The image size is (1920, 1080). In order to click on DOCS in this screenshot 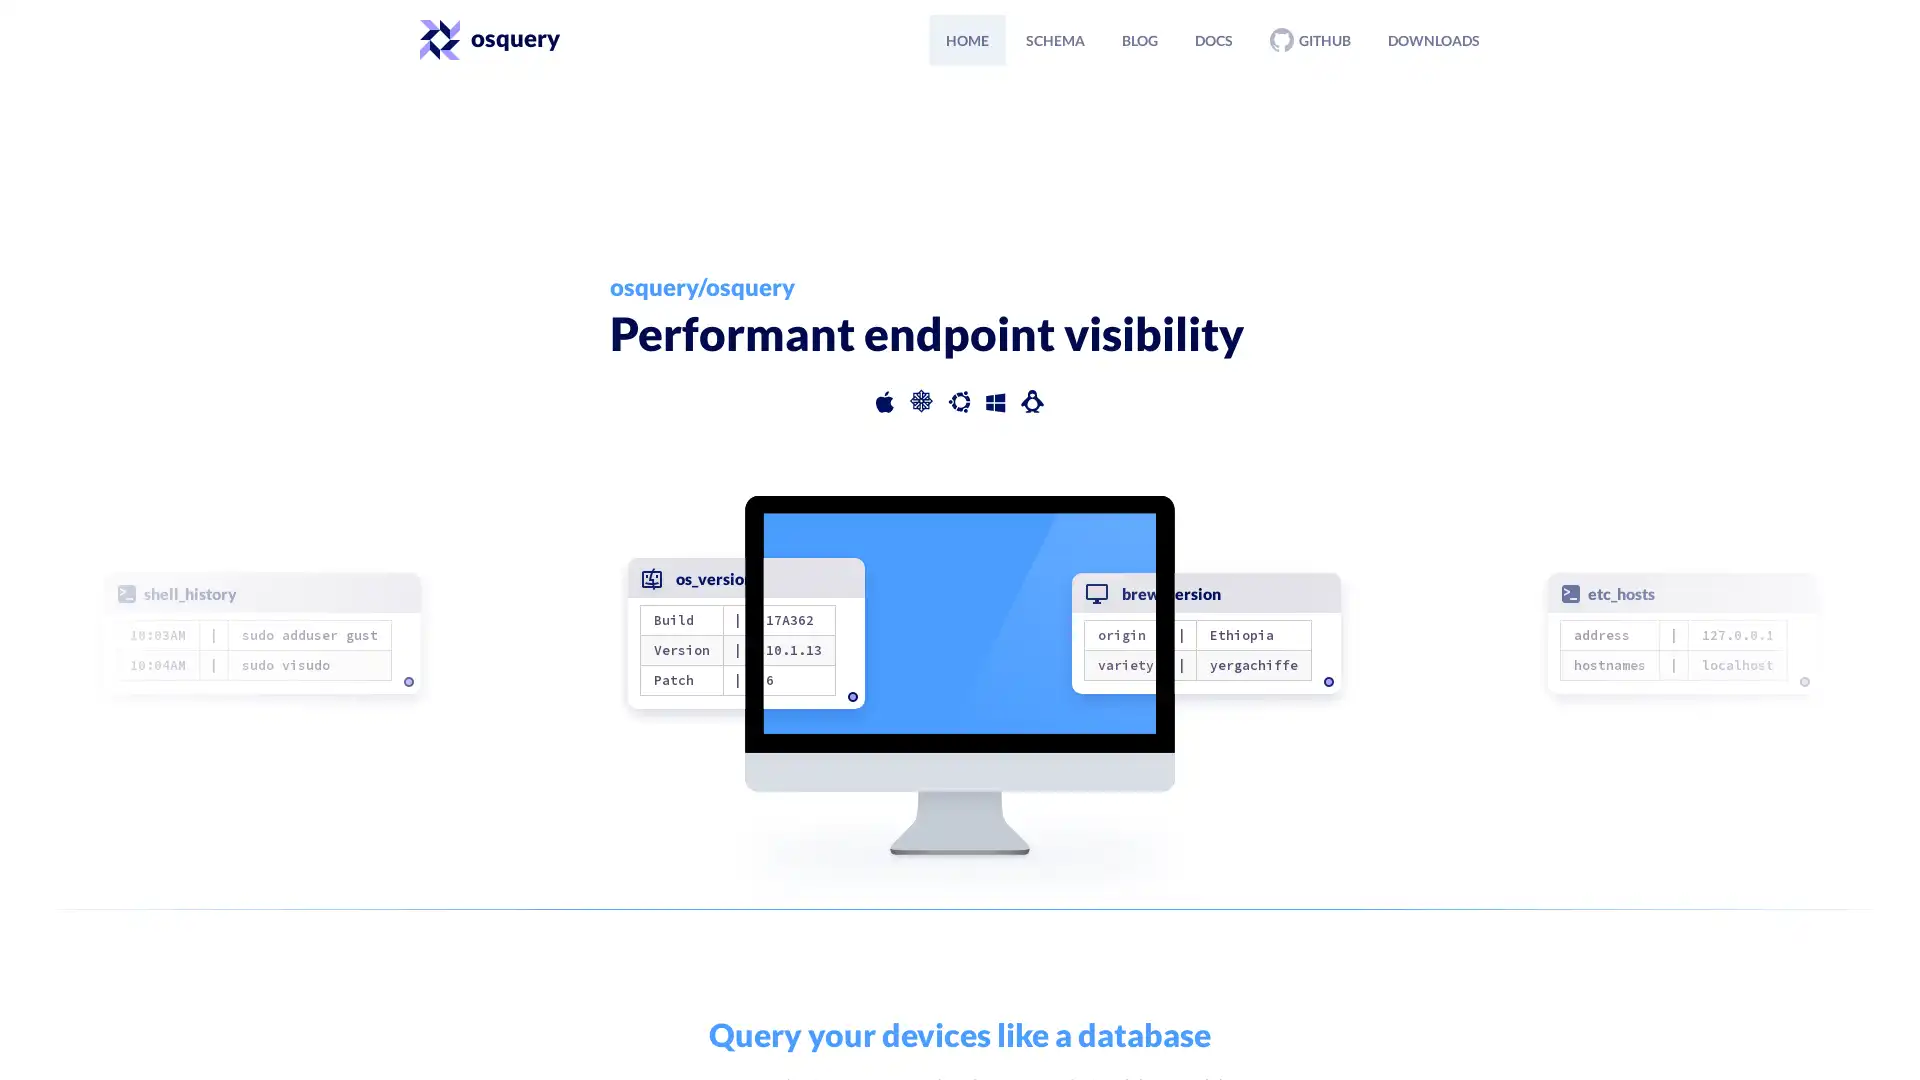, I will do `click(1213, 39)`.